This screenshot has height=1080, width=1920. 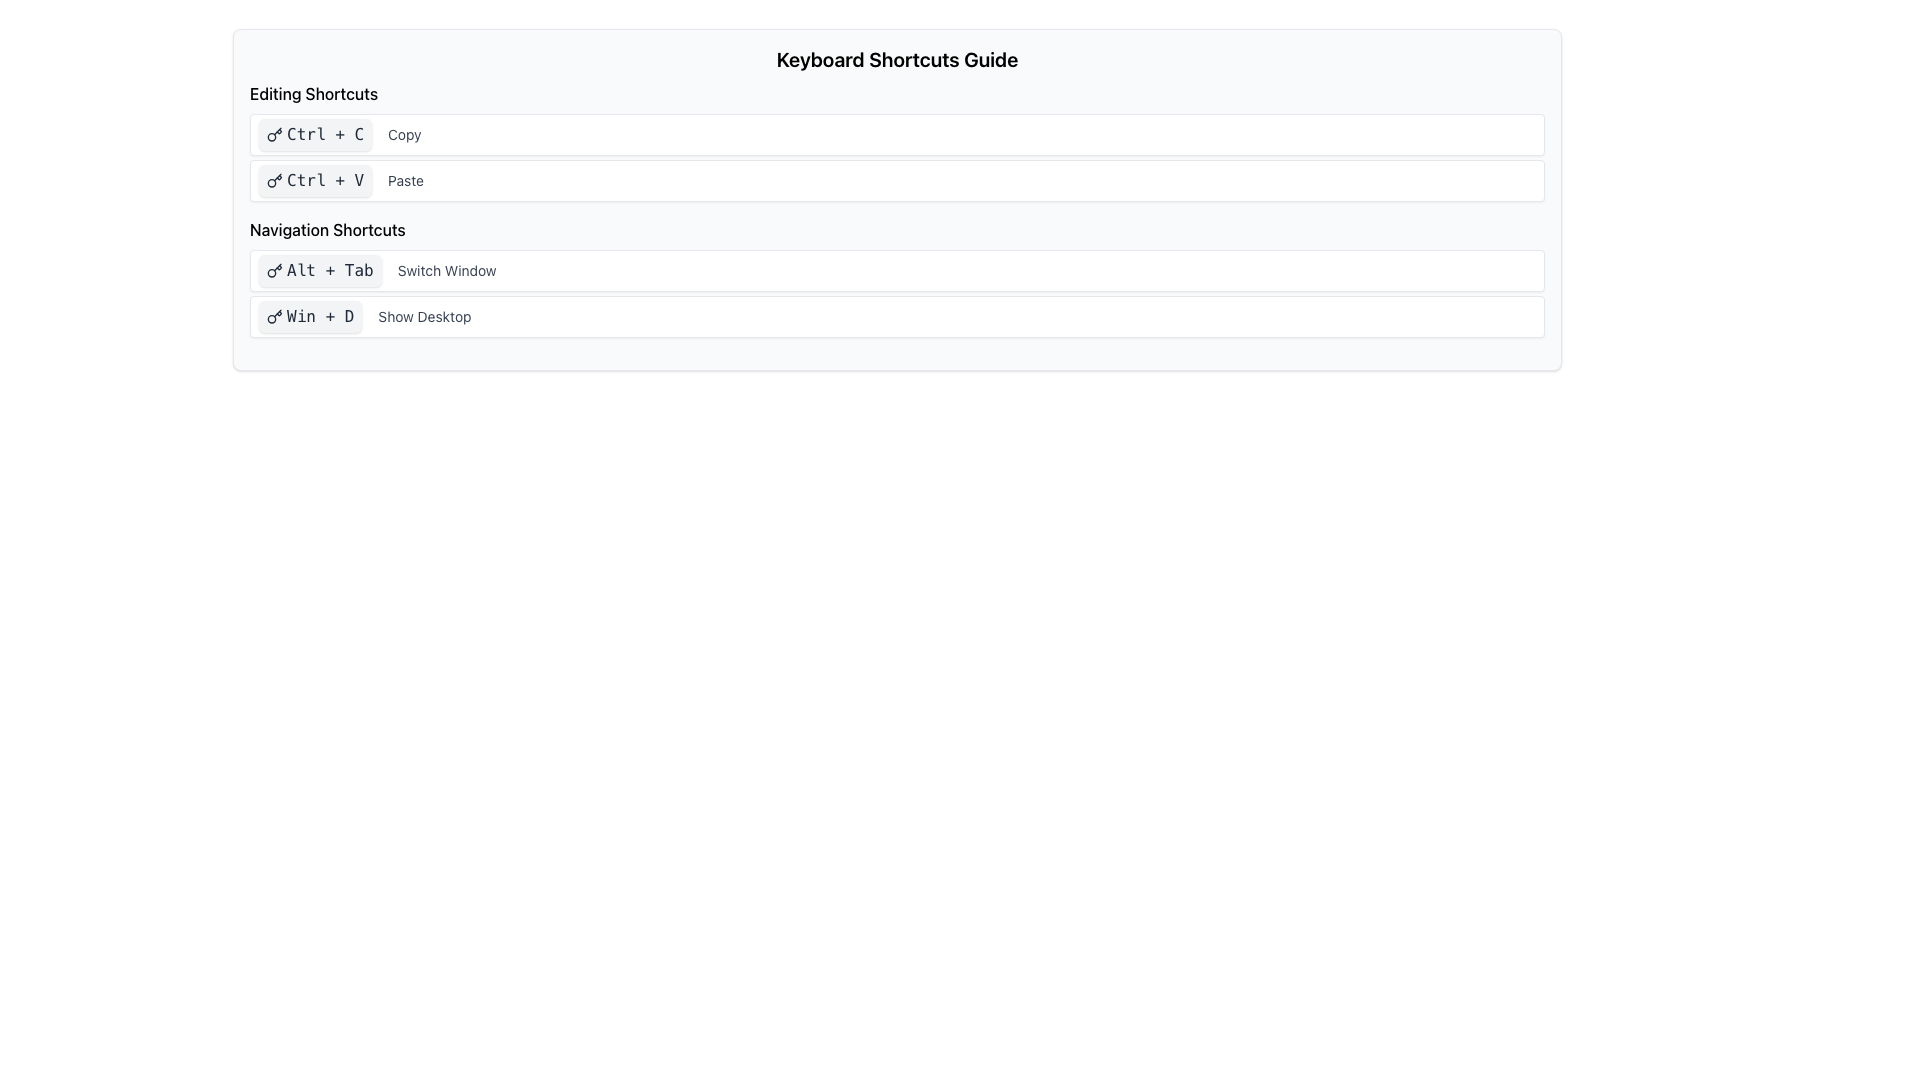 I want to click on the 'Alt + Tab' keyboard shortcut label in the 'Navigation Shortcuts' section, which is located in the first row and is adjacent to 'Switch Window', so click(x=320, y=270).